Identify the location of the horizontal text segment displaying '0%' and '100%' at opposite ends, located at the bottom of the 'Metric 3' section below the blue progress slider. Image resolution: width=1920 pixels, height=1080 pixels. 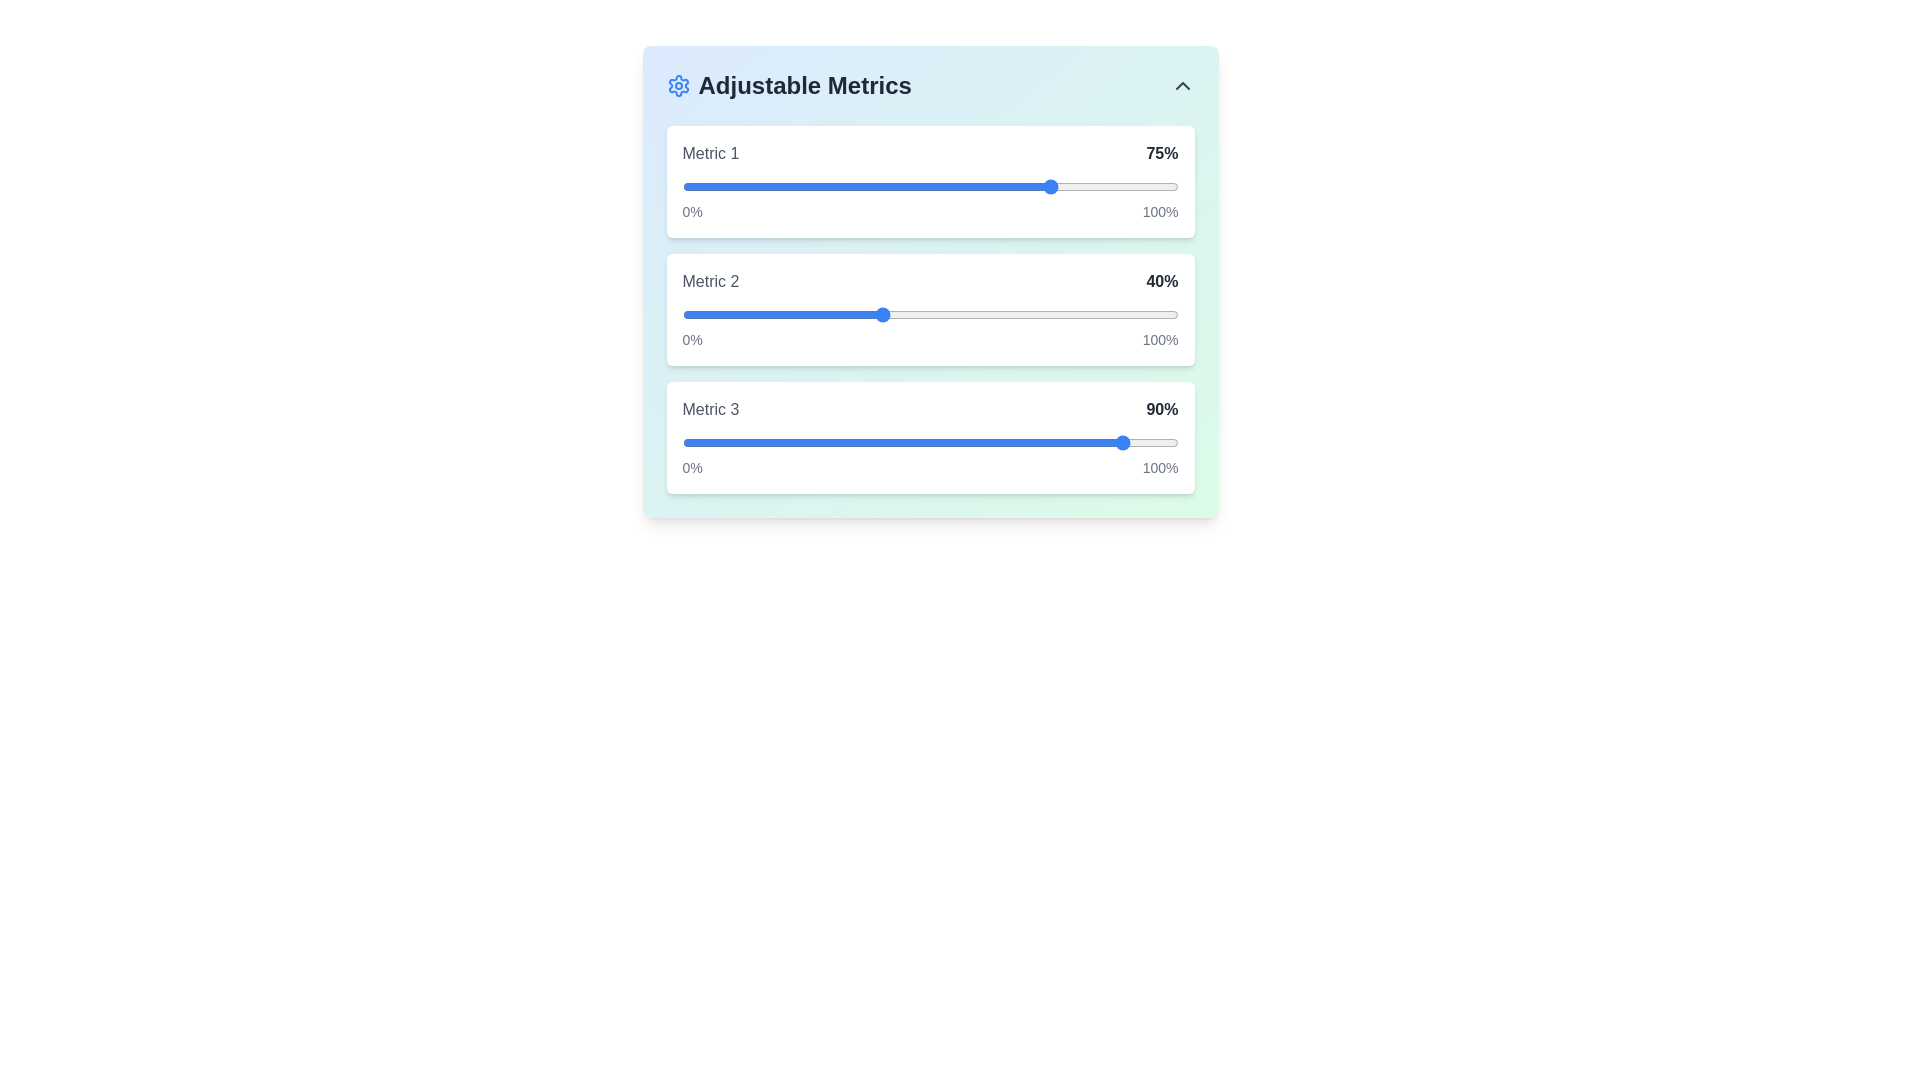
(929, 467).